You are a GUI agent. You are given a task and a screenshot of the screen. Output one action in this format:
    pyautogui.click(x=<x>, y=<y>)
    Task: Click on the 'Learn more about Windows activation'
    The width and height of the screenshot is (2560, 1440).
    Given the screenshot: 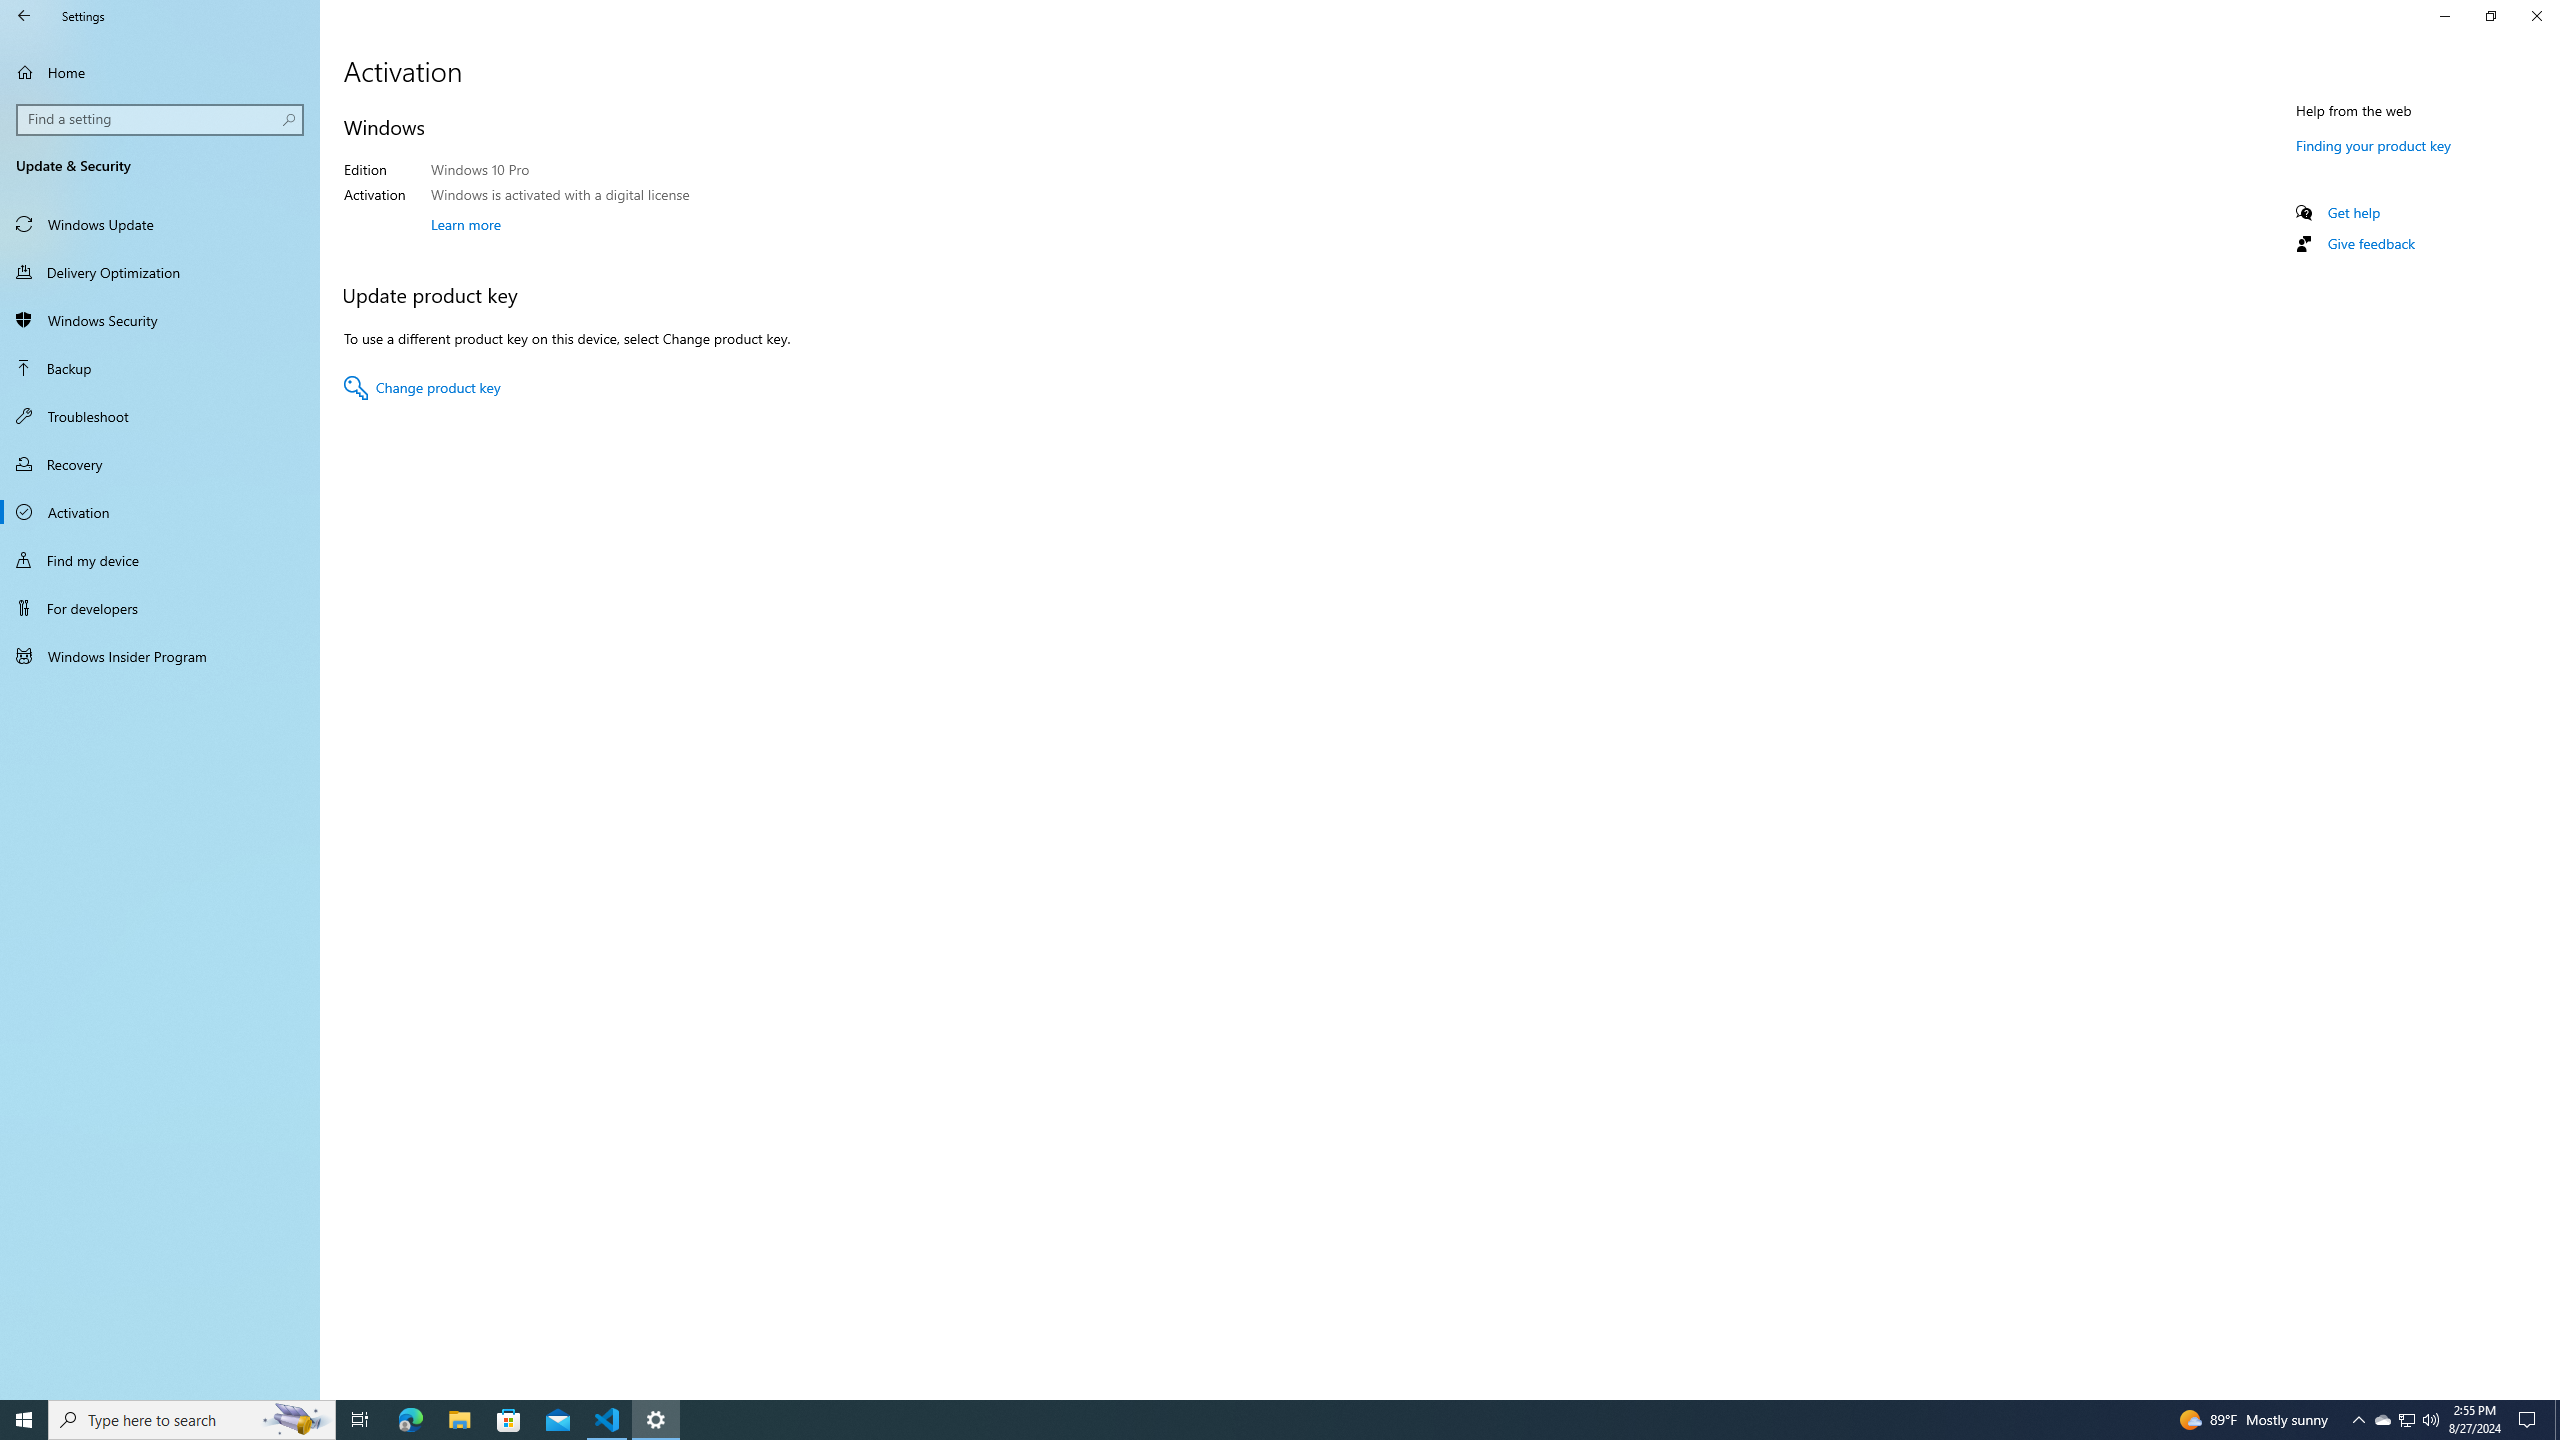 What is the action you would take?
    pyautogui.click(x=464, y=222)
    